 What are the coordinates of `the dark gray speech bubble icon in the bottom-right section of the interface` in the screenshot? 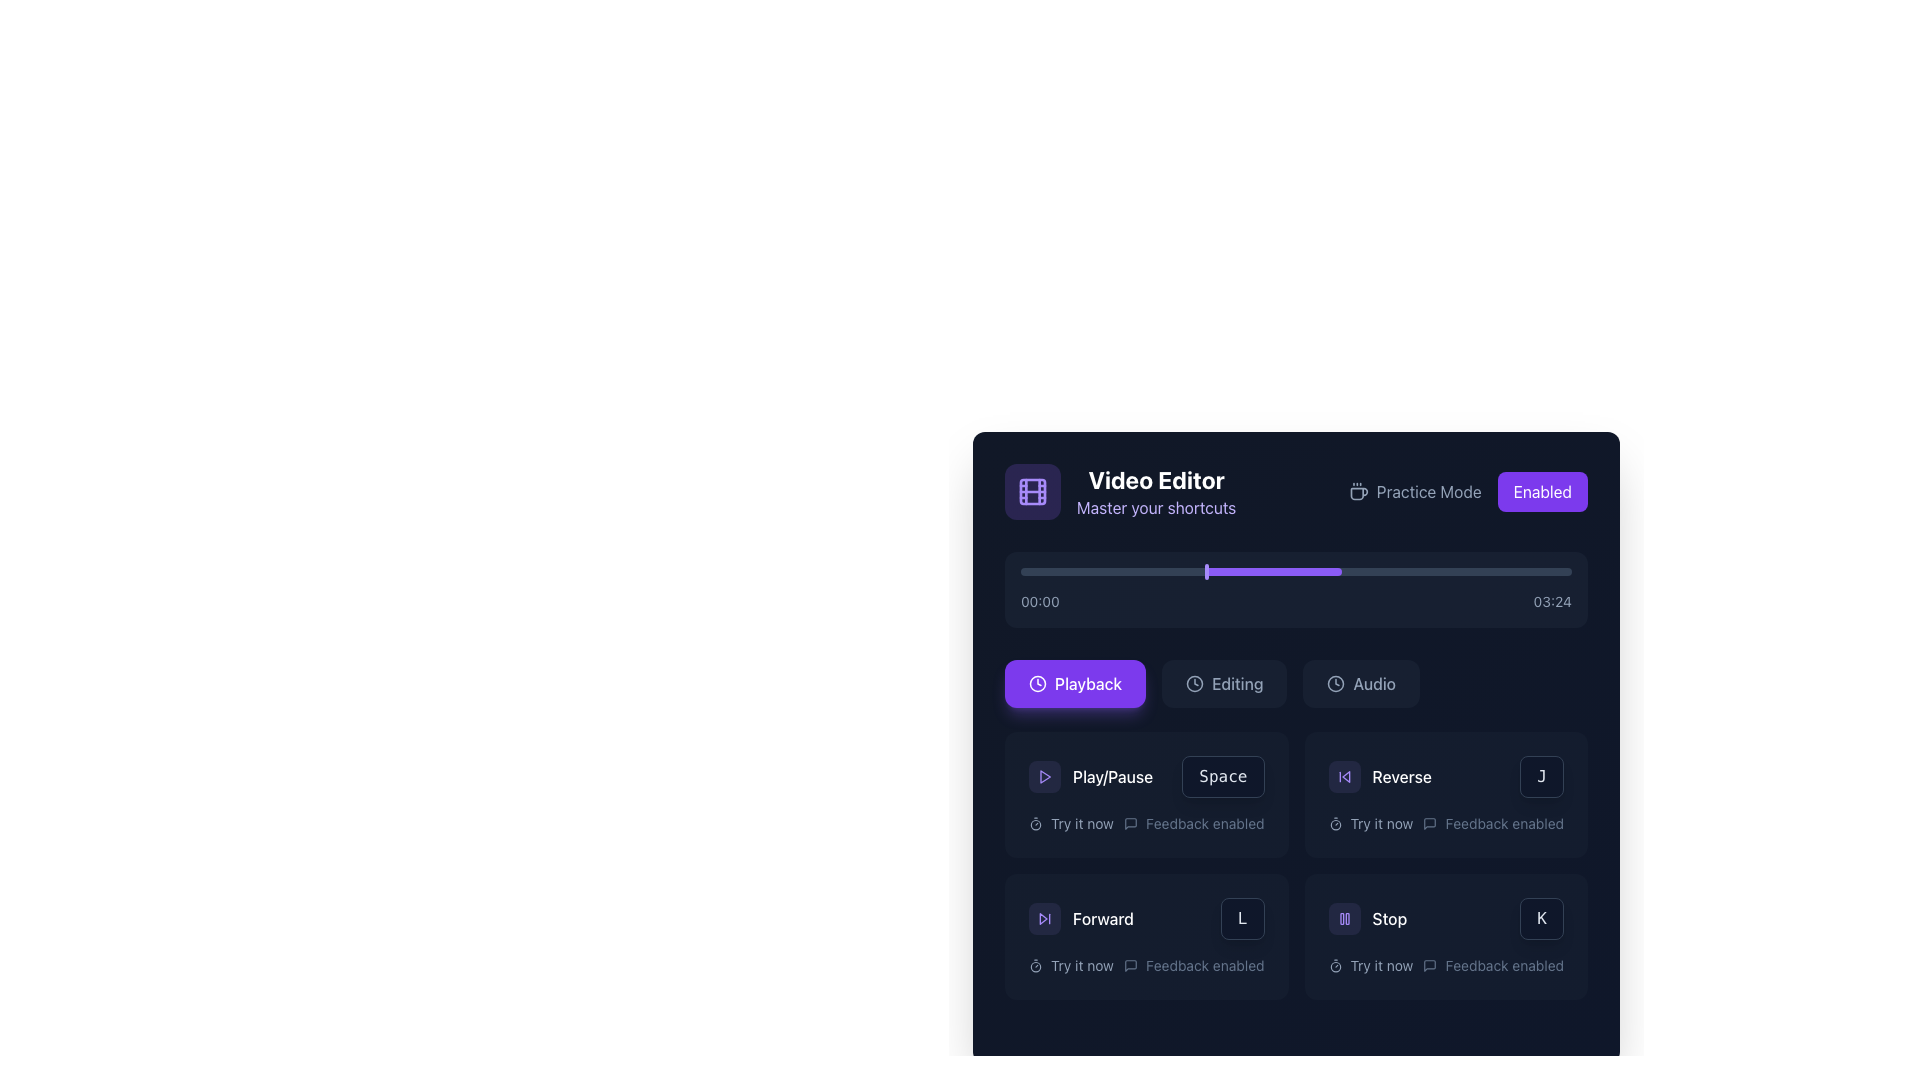 It's located at (1130, 964).